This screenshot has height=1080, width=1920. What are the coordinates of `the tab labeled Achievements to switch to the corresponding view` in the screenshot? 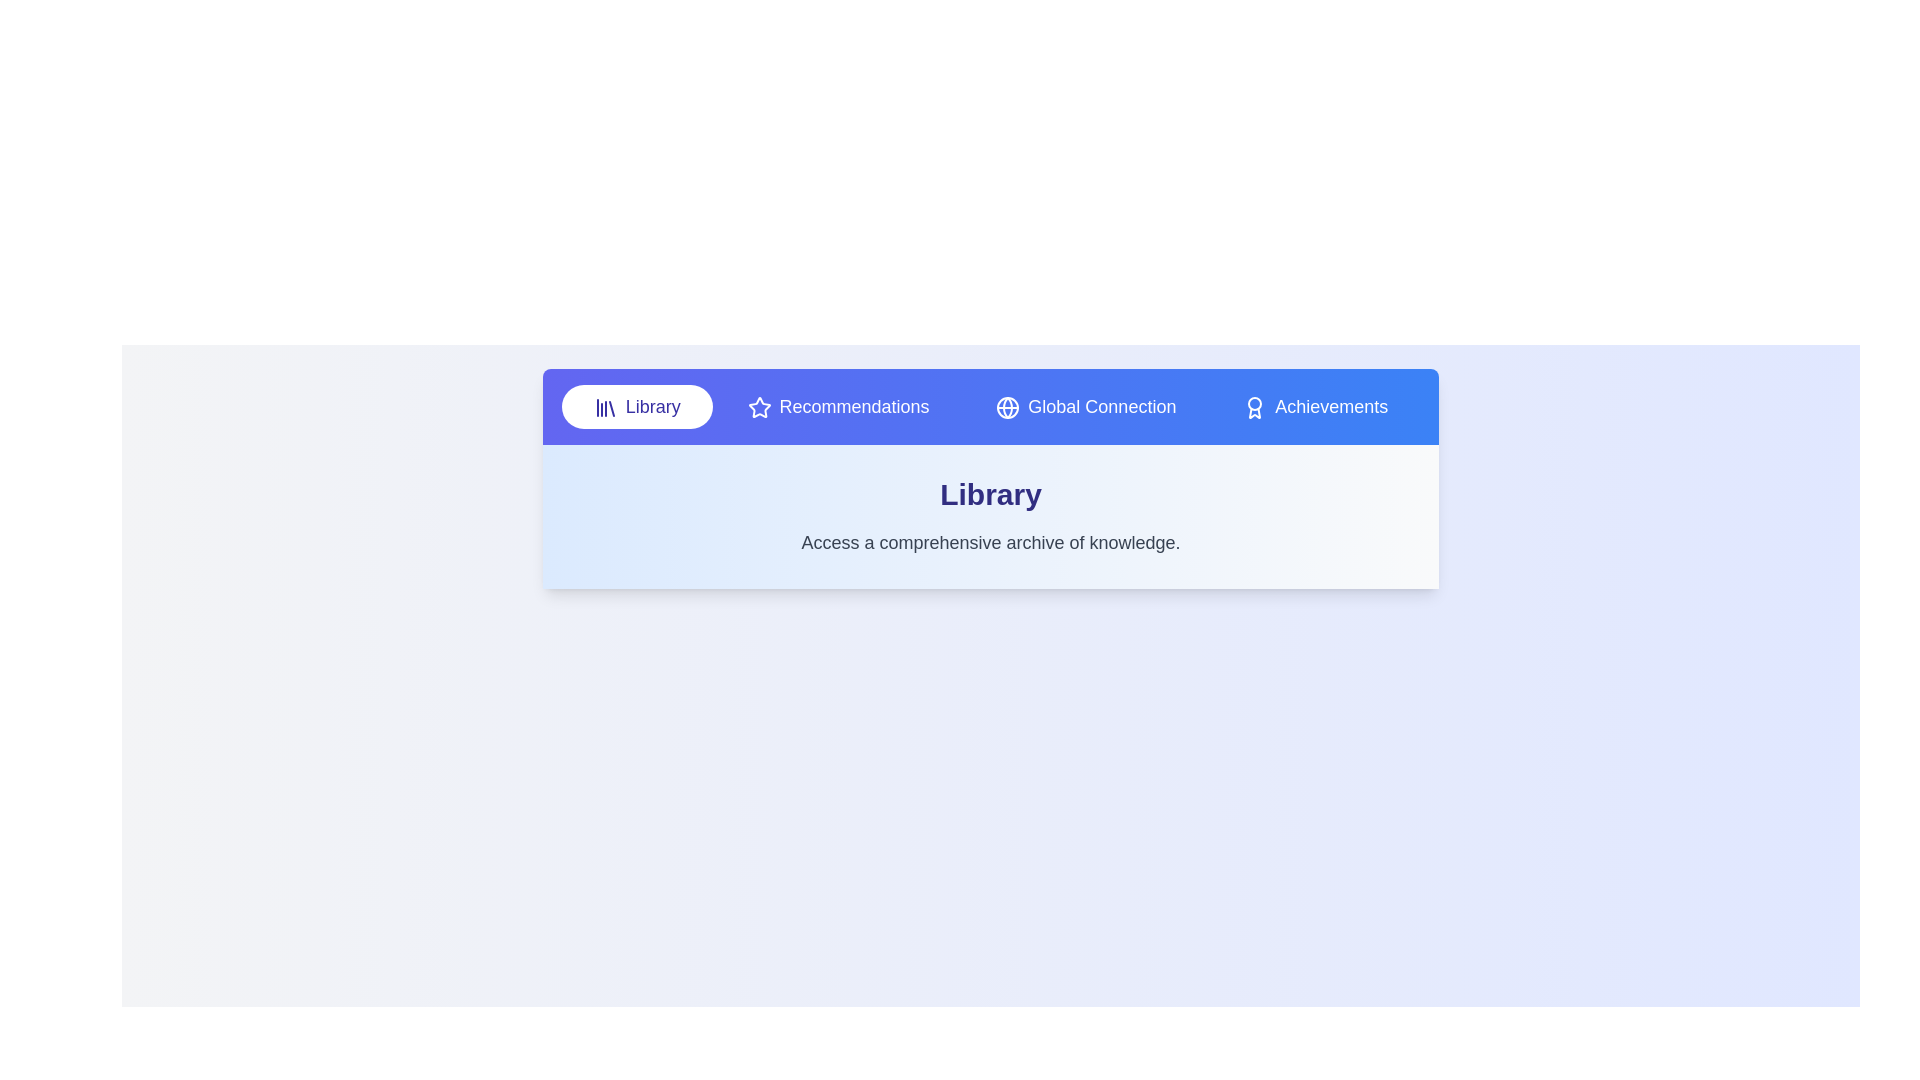 It's located at (1315, 406).